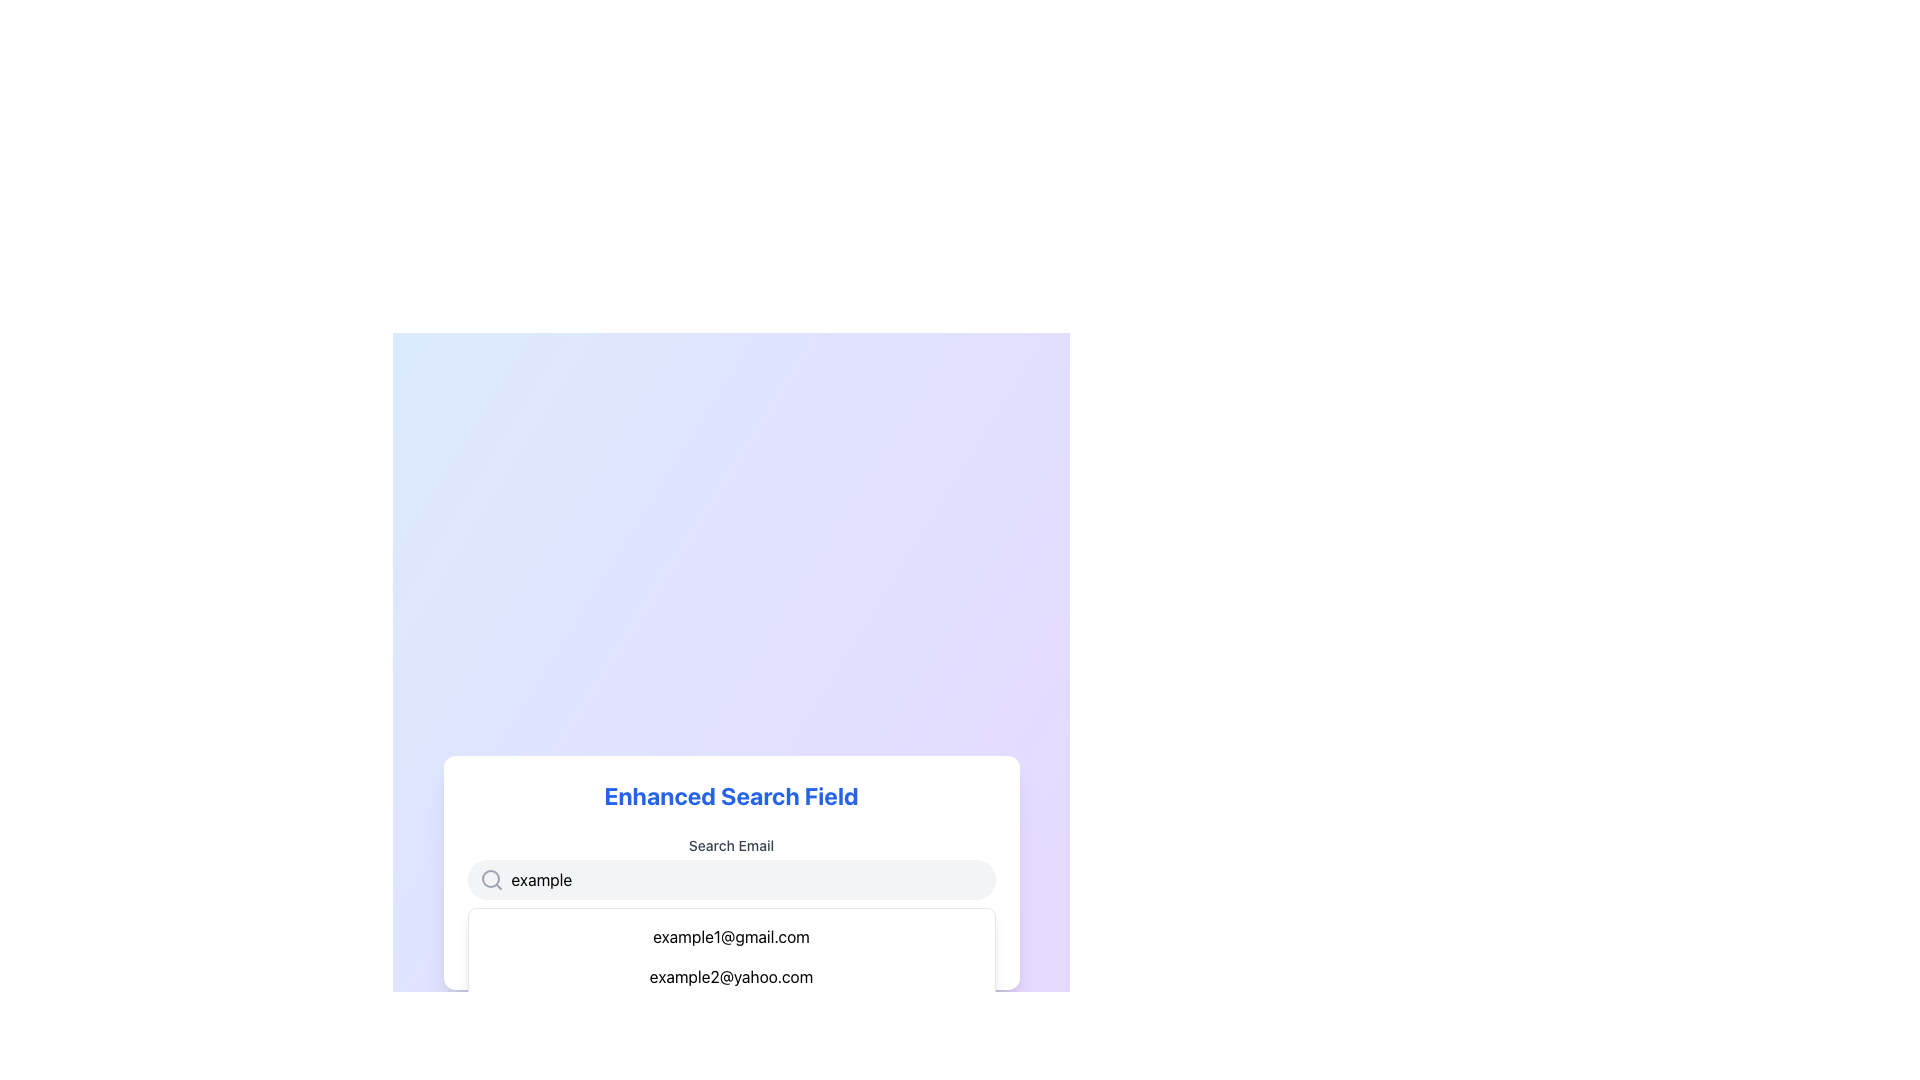 This screenshot has width=1920, height=1080. I want to click on the circle-based graphical icon component representing the search icon, located within an SVG element at the left side of the search input field, so click(490, 878).